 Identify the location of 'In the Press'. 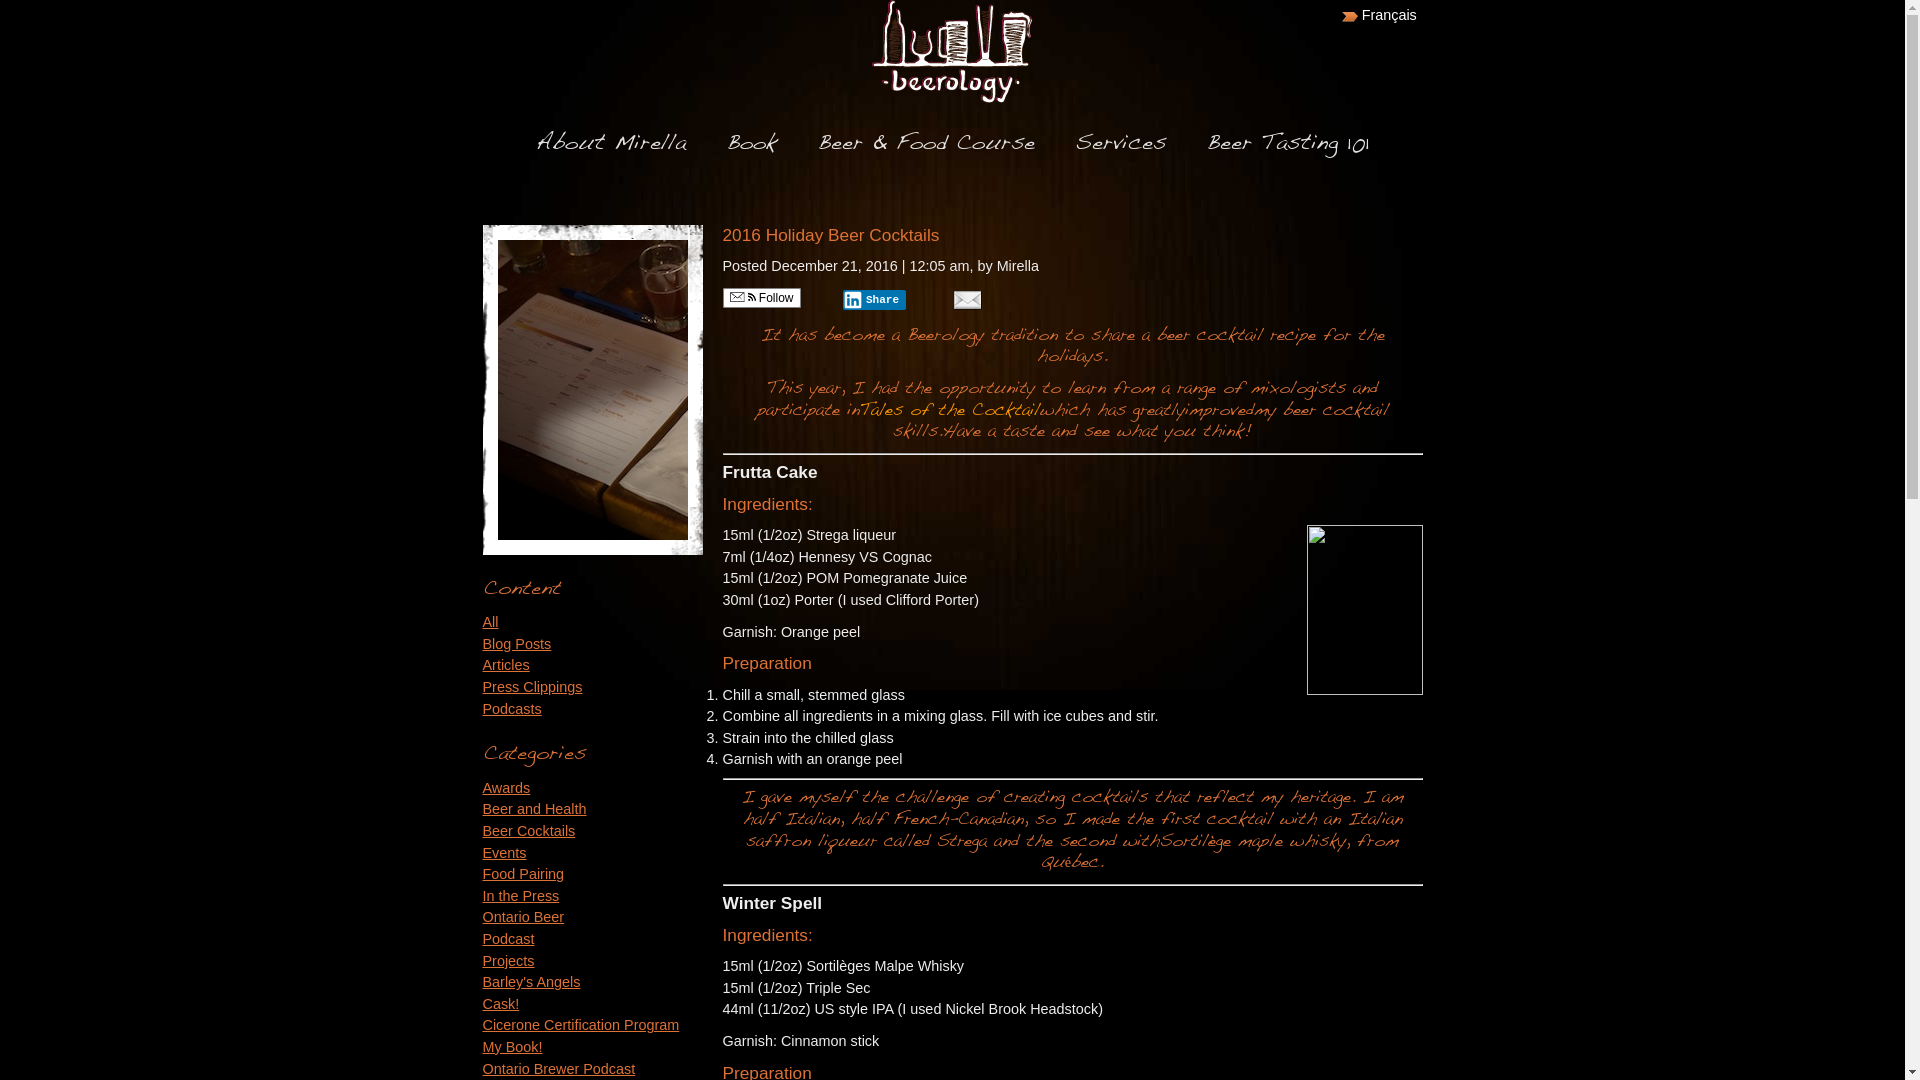
(520, 894).